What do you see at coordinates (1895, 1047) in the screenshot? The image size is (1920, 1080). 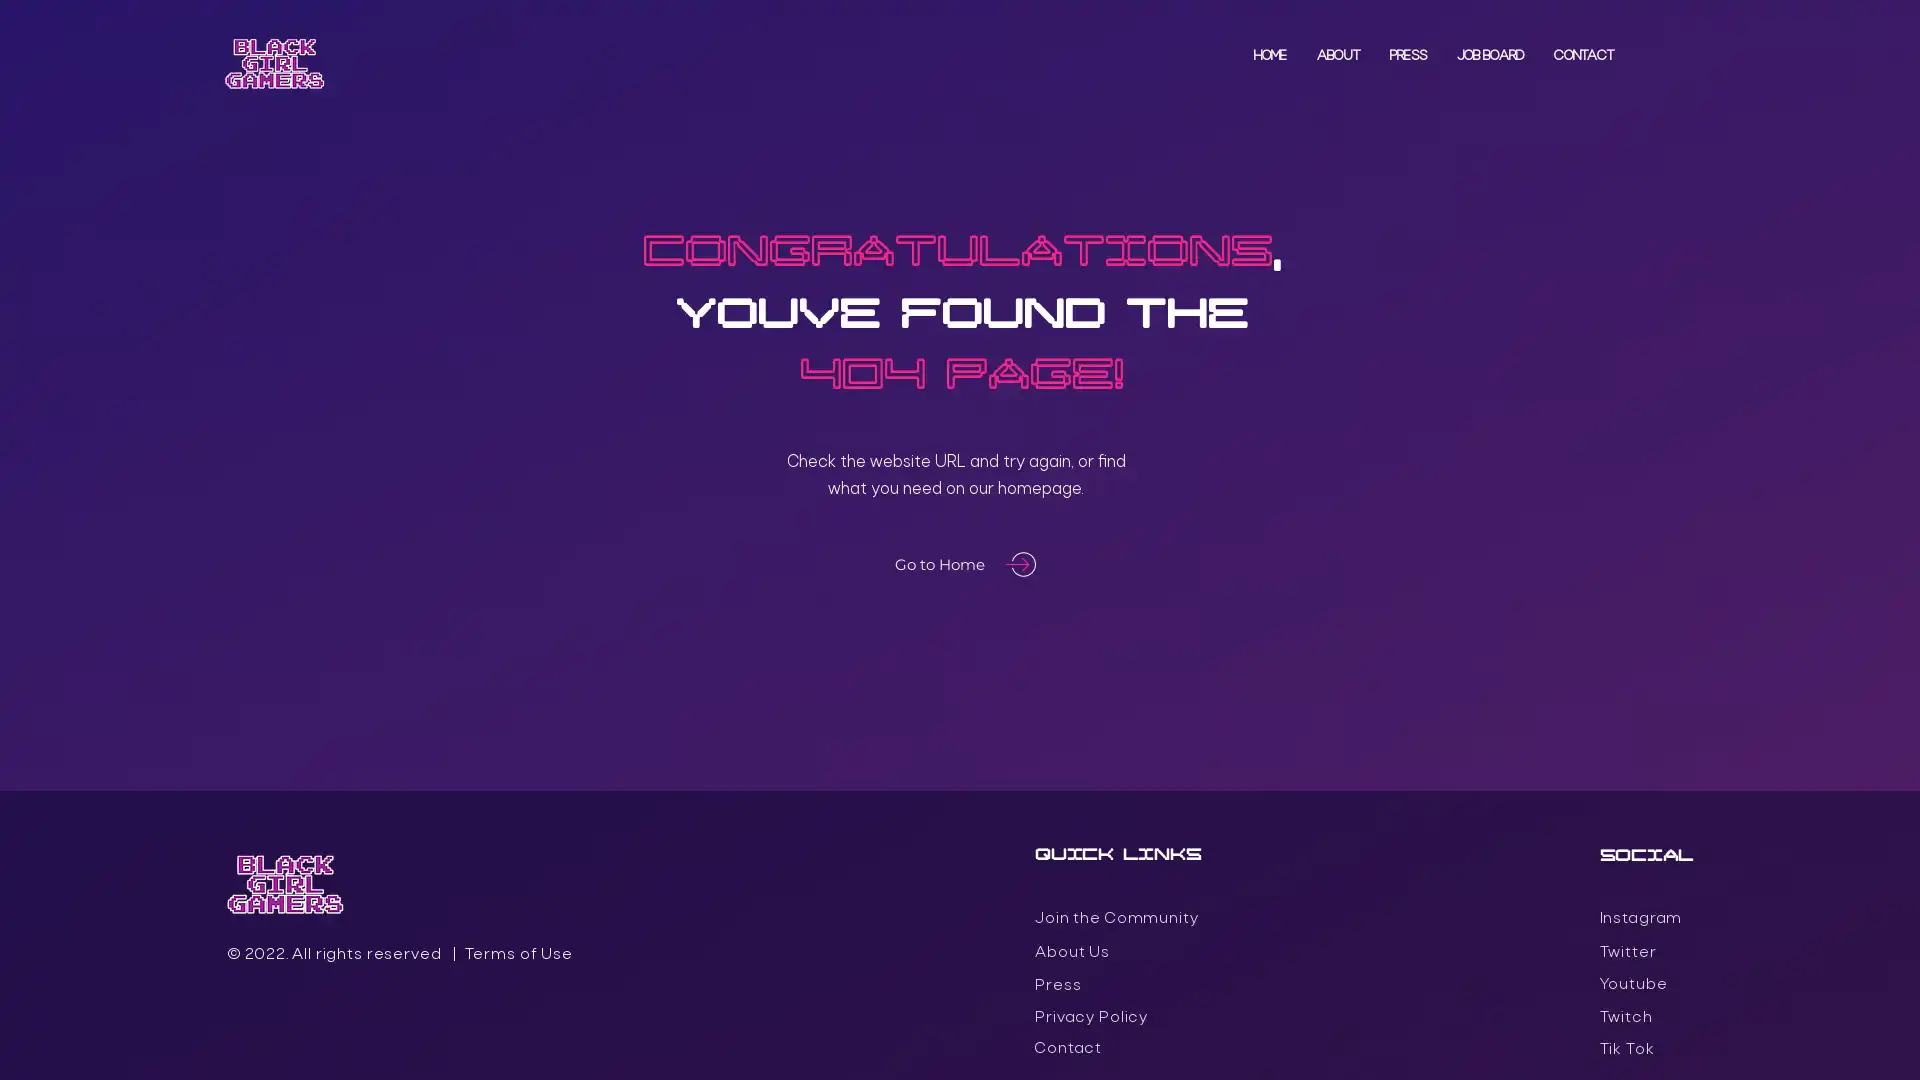 I see `Close` at bounding box center [1895, 1047].